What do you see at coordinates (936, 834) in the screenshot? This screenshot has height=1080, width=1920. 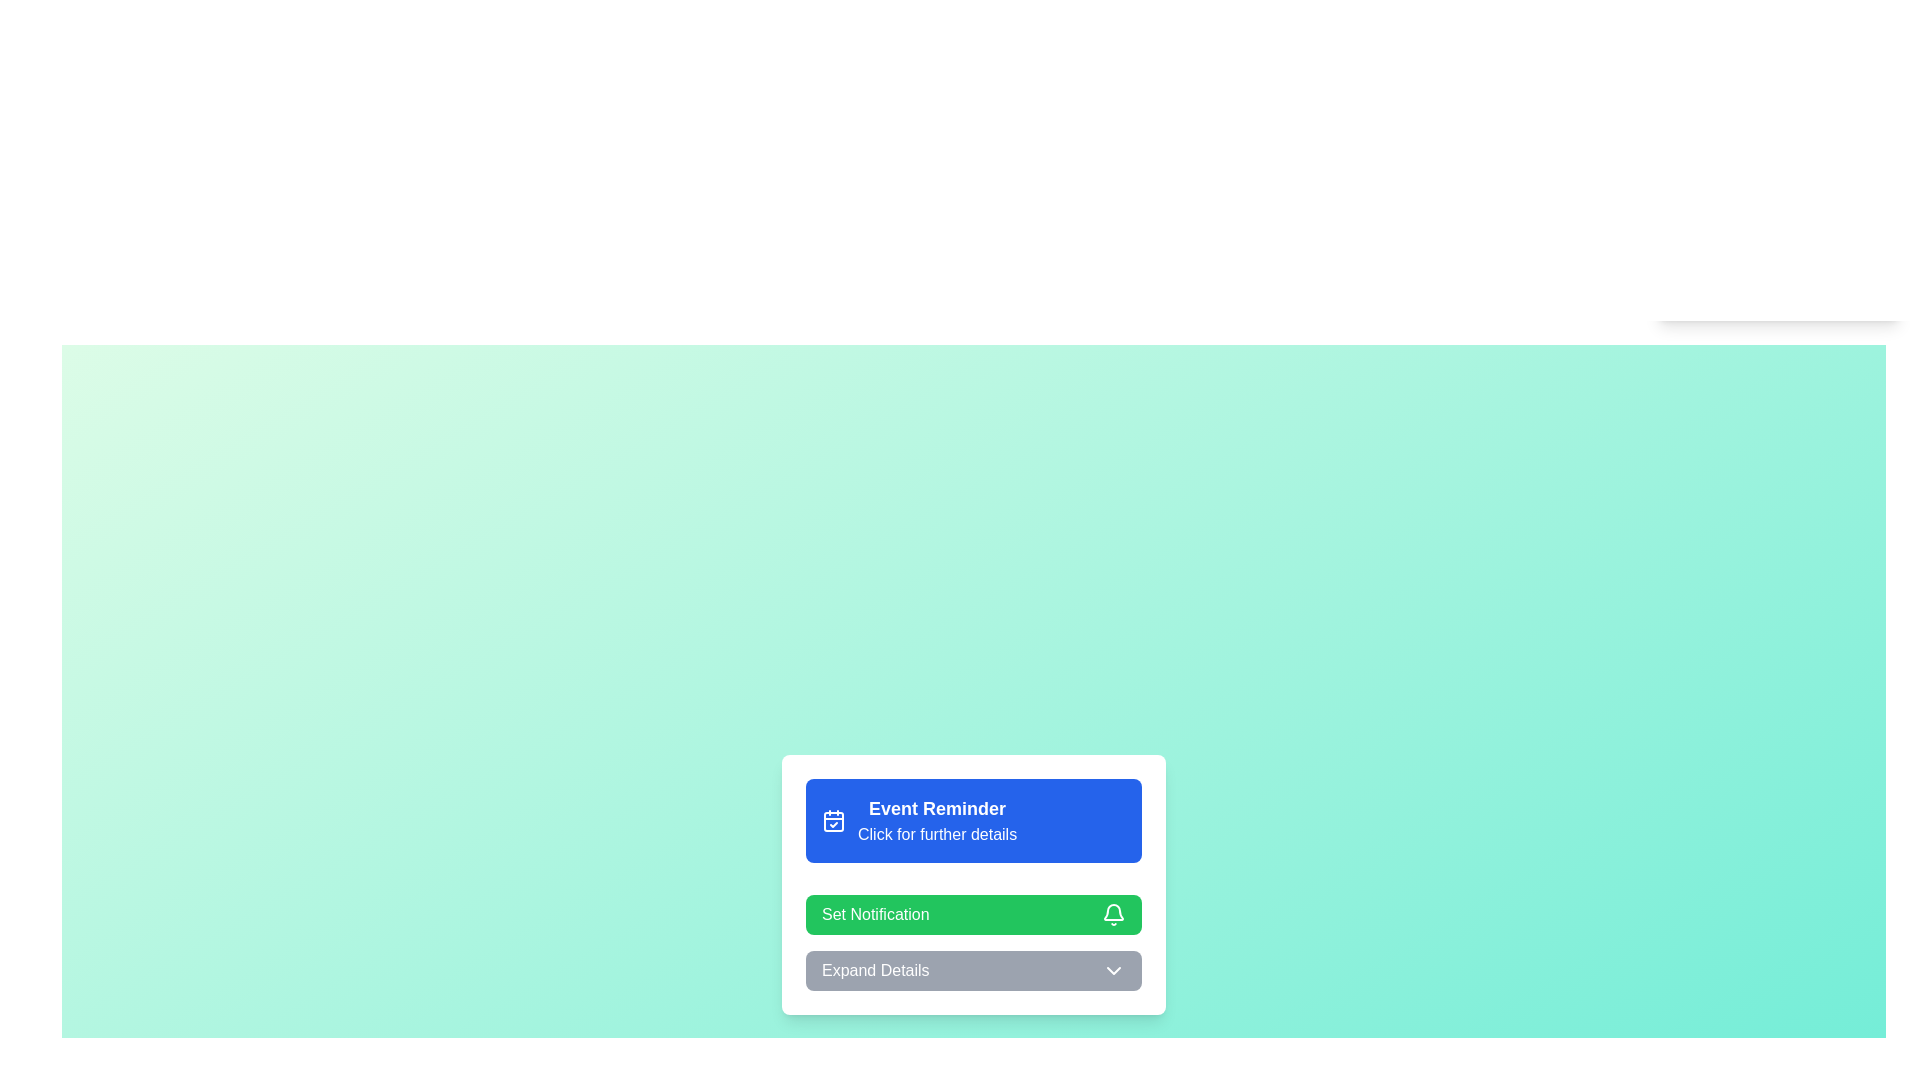 I see `the text label that reads 'Click for further details' which is displayed in white font on a blue background, positioned below 'Event Reminder'` at bounding box center [936, 834].